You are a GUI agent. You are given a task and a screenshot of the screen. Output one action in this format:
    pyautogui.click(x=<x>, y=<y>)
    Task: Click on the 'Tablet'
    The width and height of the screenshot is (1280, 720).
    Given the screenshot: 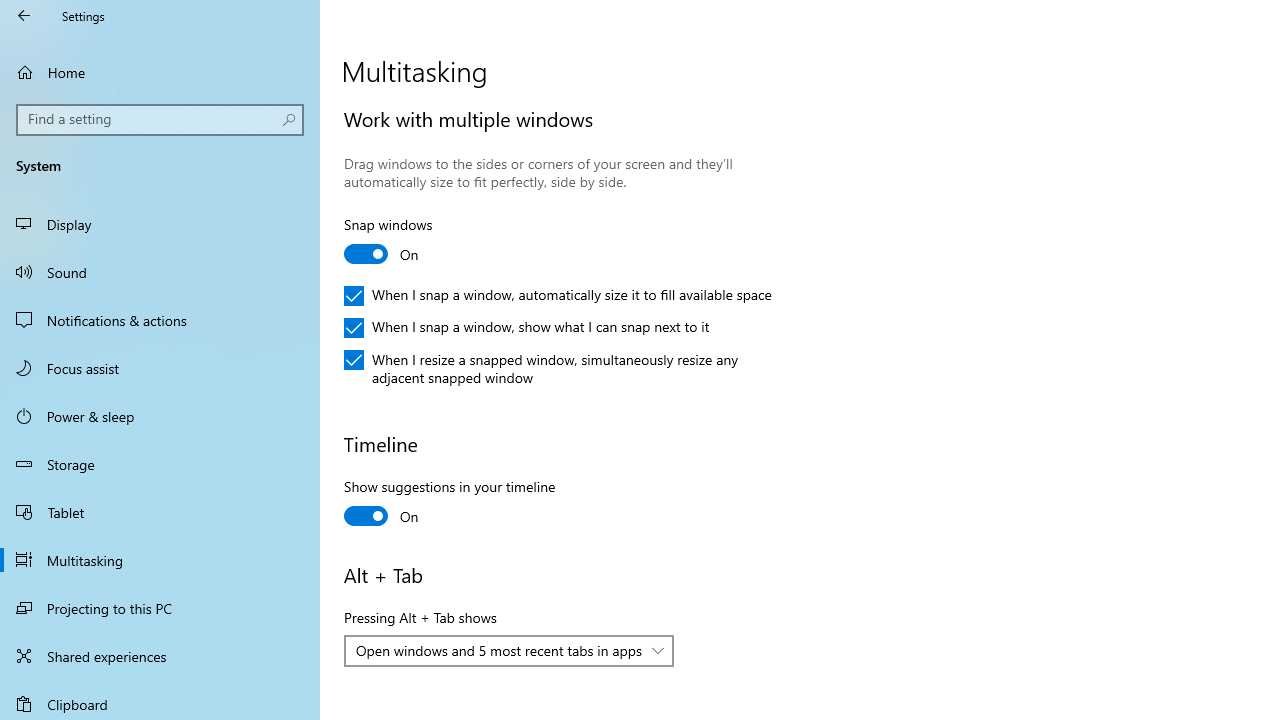 What is the action you would take?
    pyautogui.click(x=160, y=510)
    